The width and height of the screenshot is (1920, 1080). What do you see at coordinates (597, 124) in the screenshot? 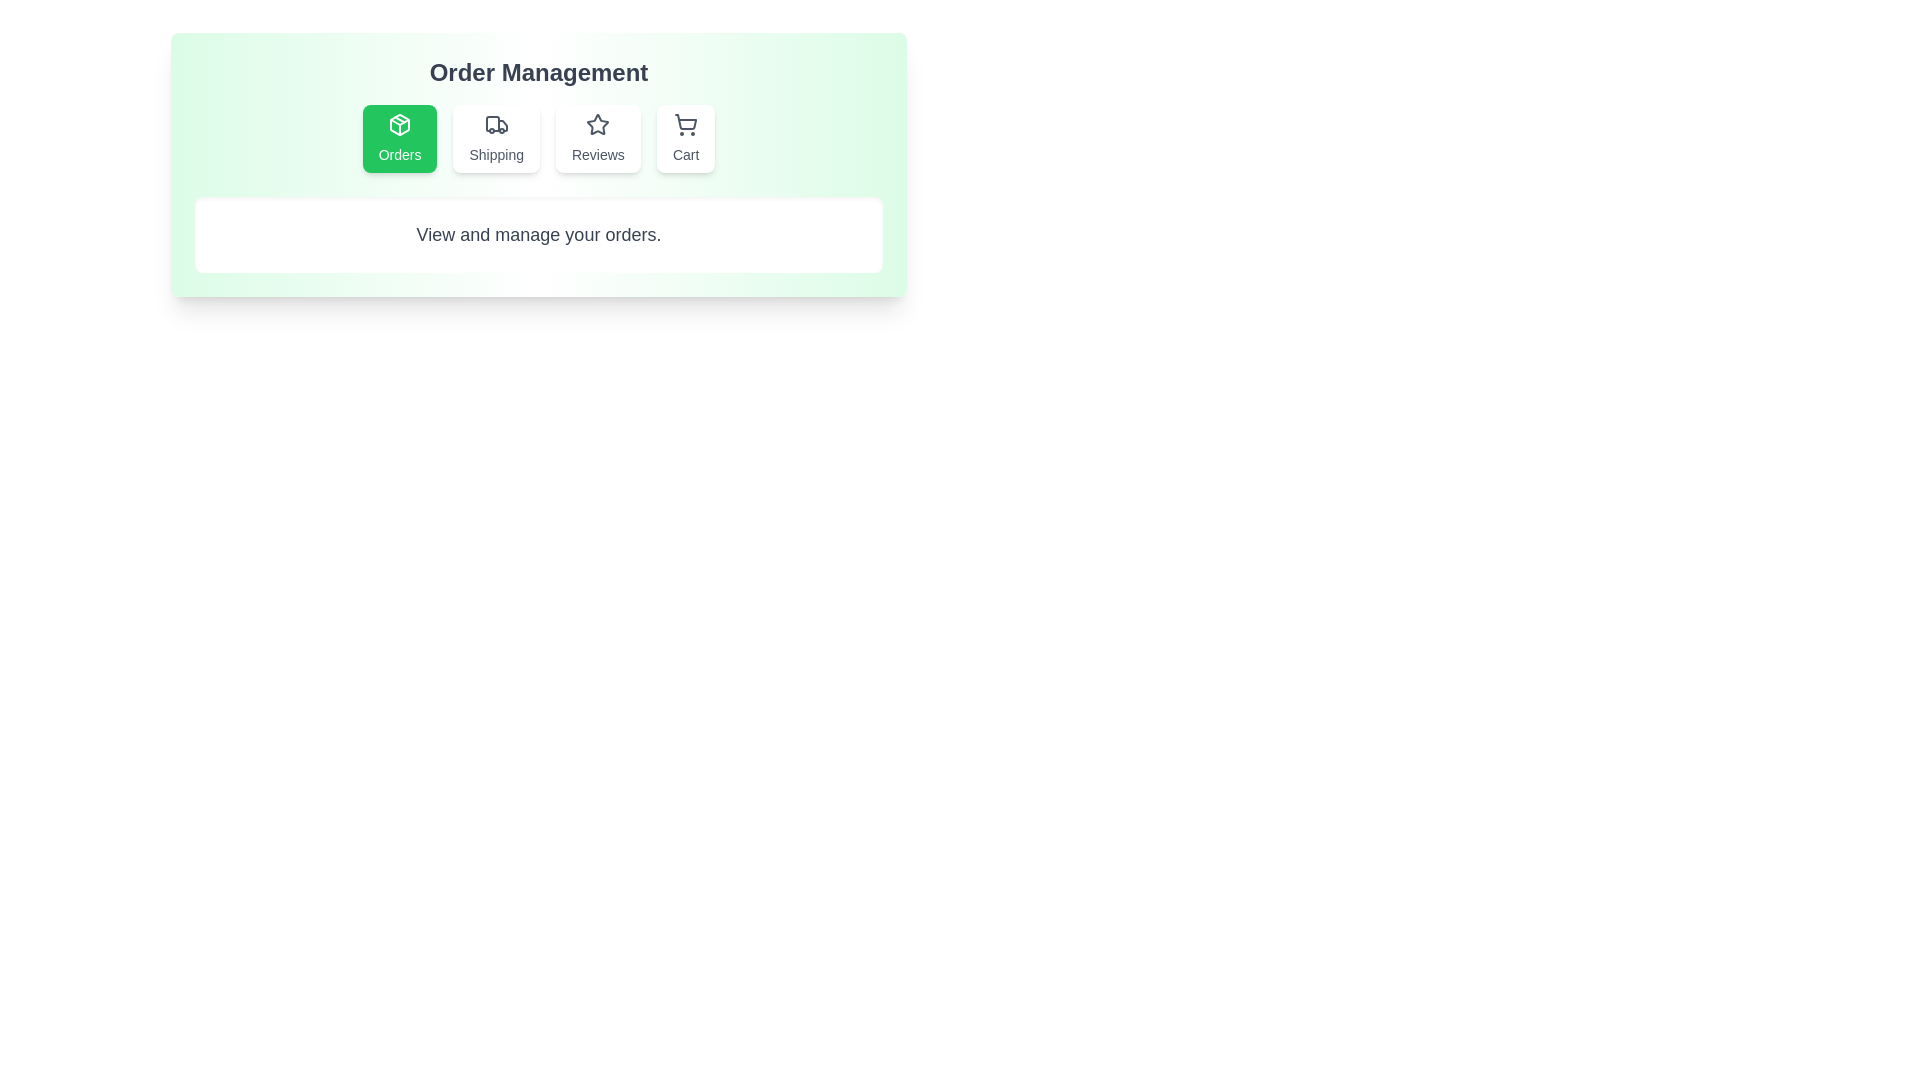
I see `the star icon representing ratings or reviews, which is the third item in the horizontally arranged 'Reviews' options` at bounding box center [597, 124].